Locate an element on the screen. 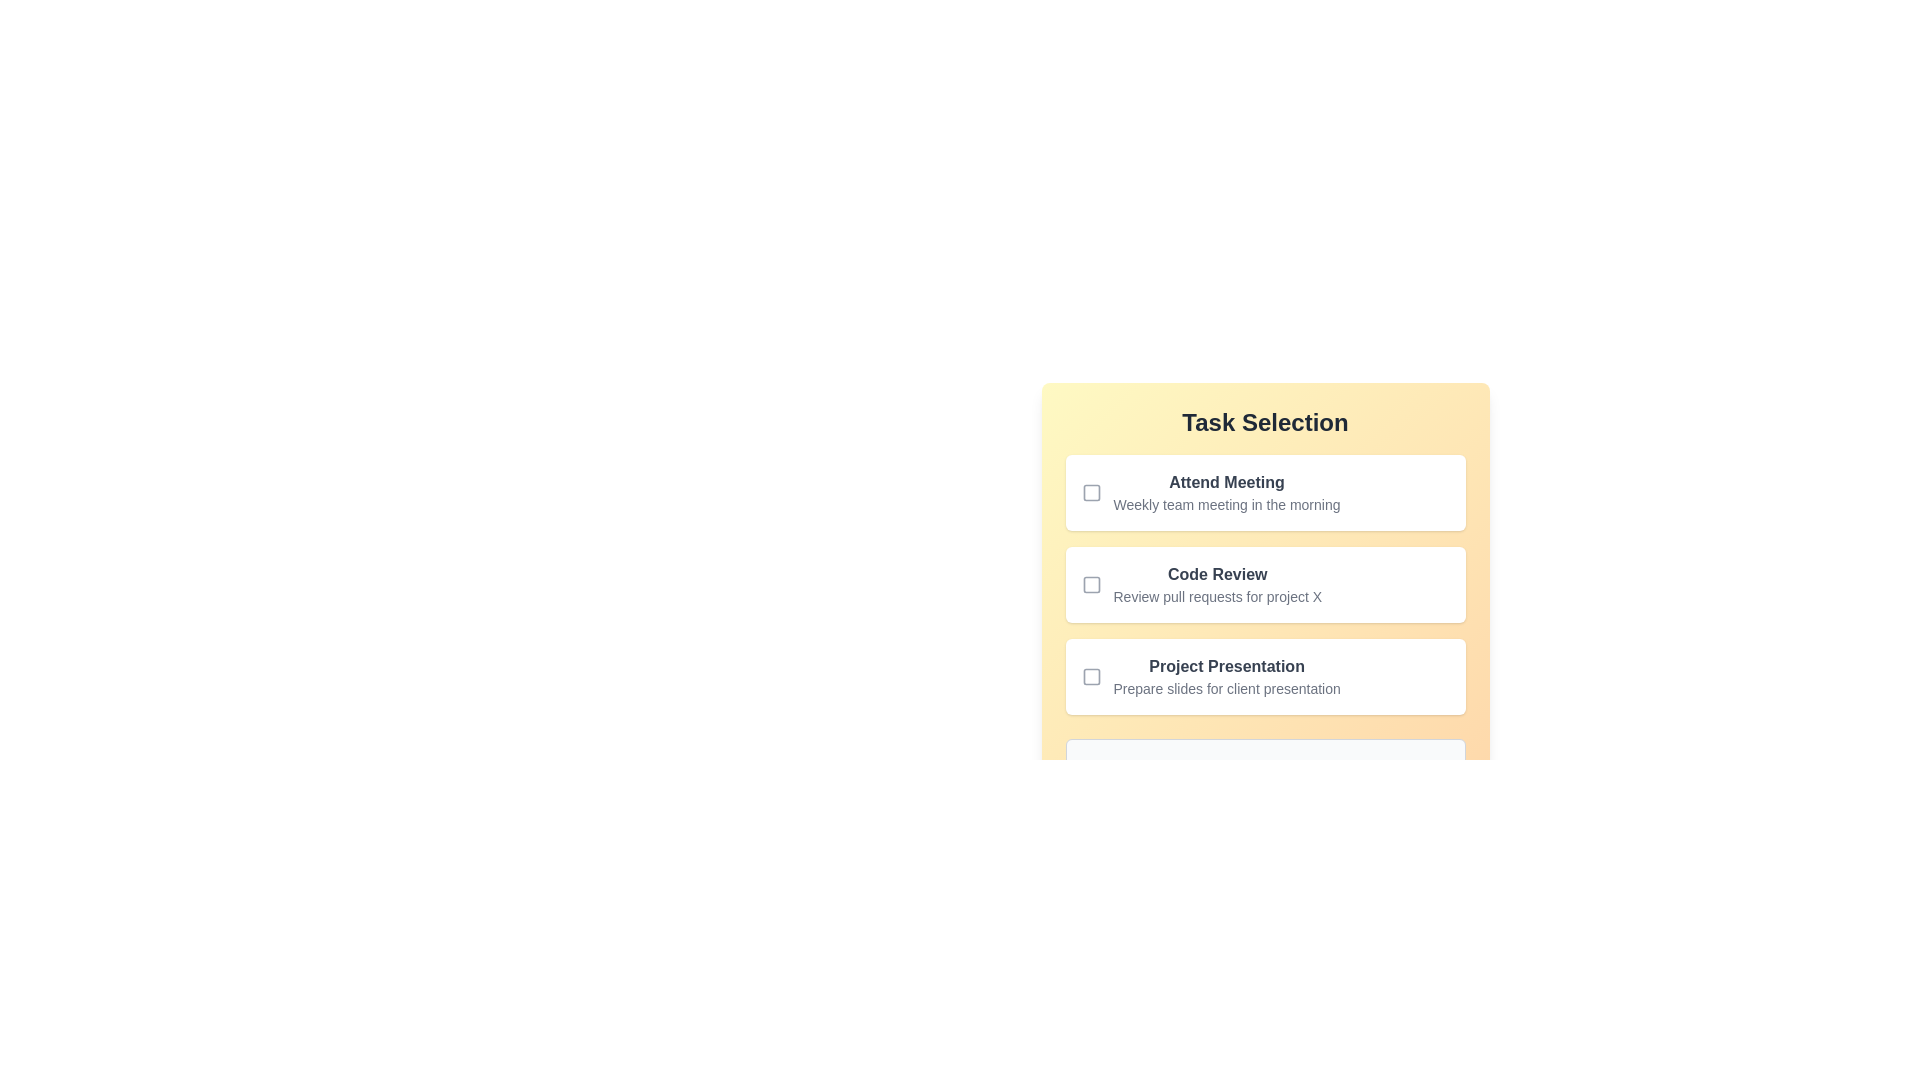 This screenshot has width=1920, height=1080. the 'Code Review' text block, which contains a bolded title and a lighter subtitle, positioned within a vertical list on the 'Task Selection' form is located at coordinates (1216, 585).